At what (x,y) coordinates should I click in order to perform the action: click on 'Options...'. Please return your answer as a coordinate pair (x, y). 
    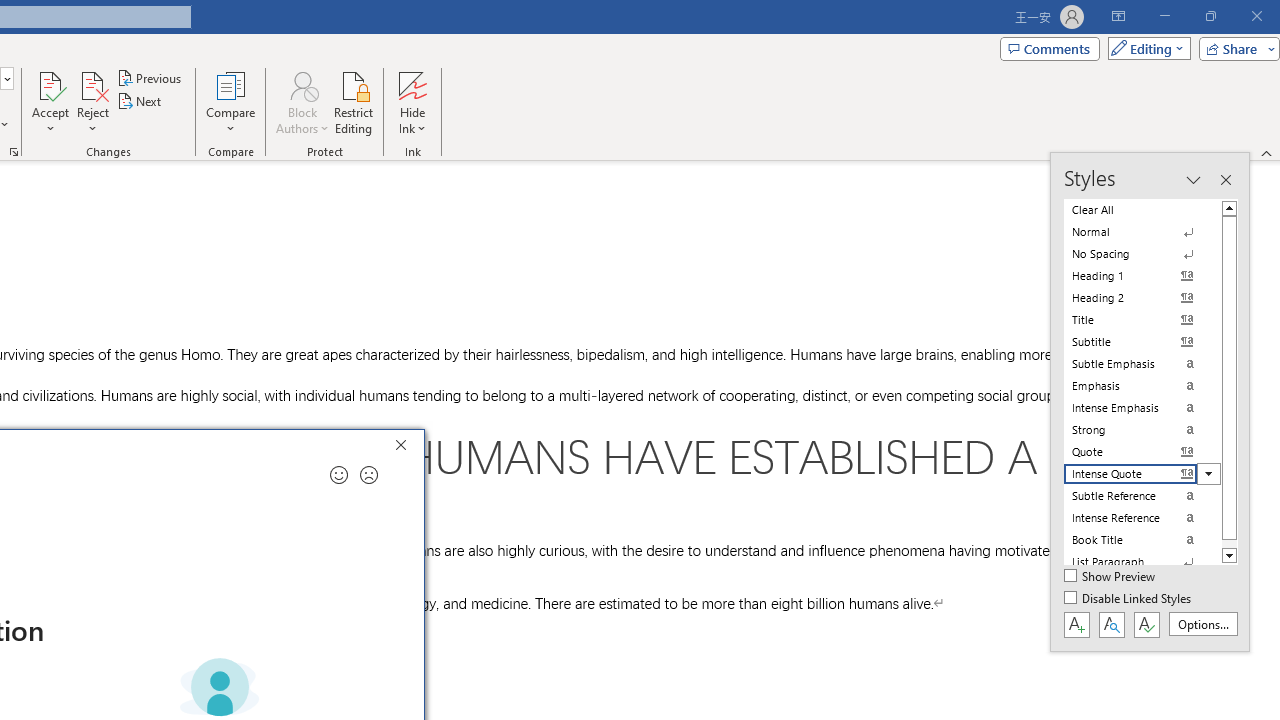
    Looking at the image, I should click on (1202, 622).